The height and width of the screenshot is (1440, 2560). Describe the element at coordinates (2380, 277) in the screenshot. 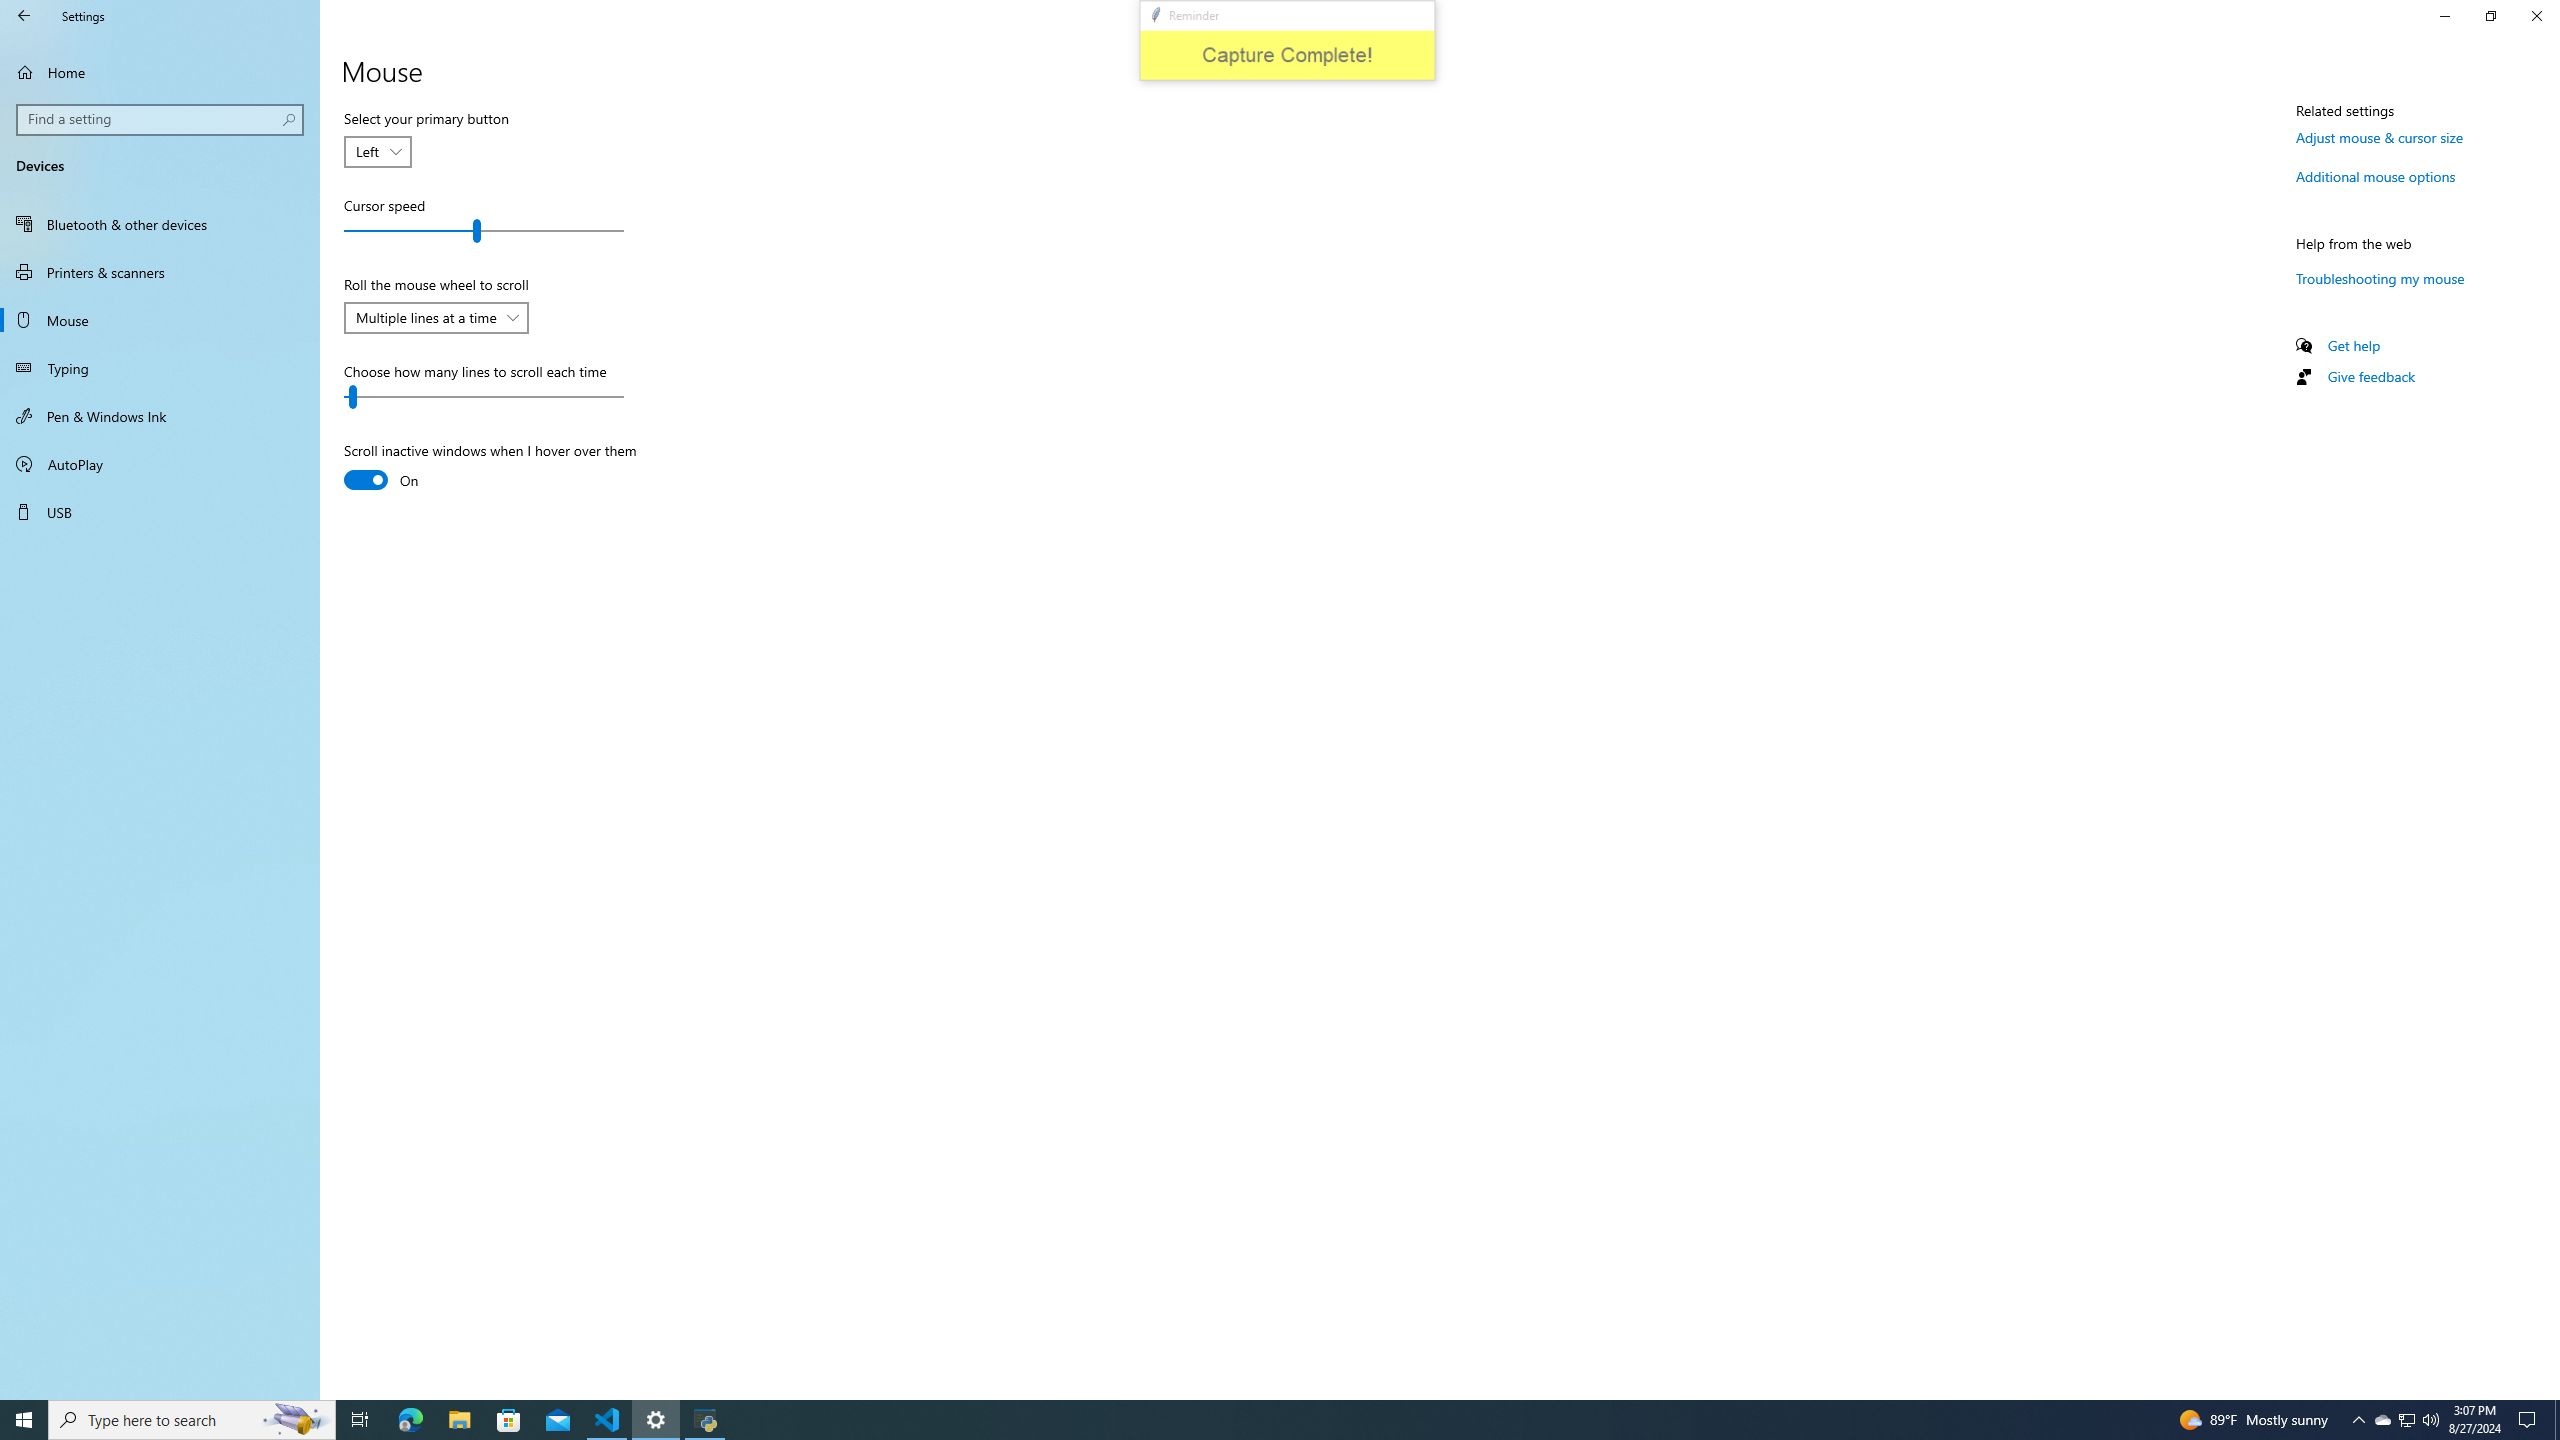

I see `'Troubleshooting my mouse'` at that location.